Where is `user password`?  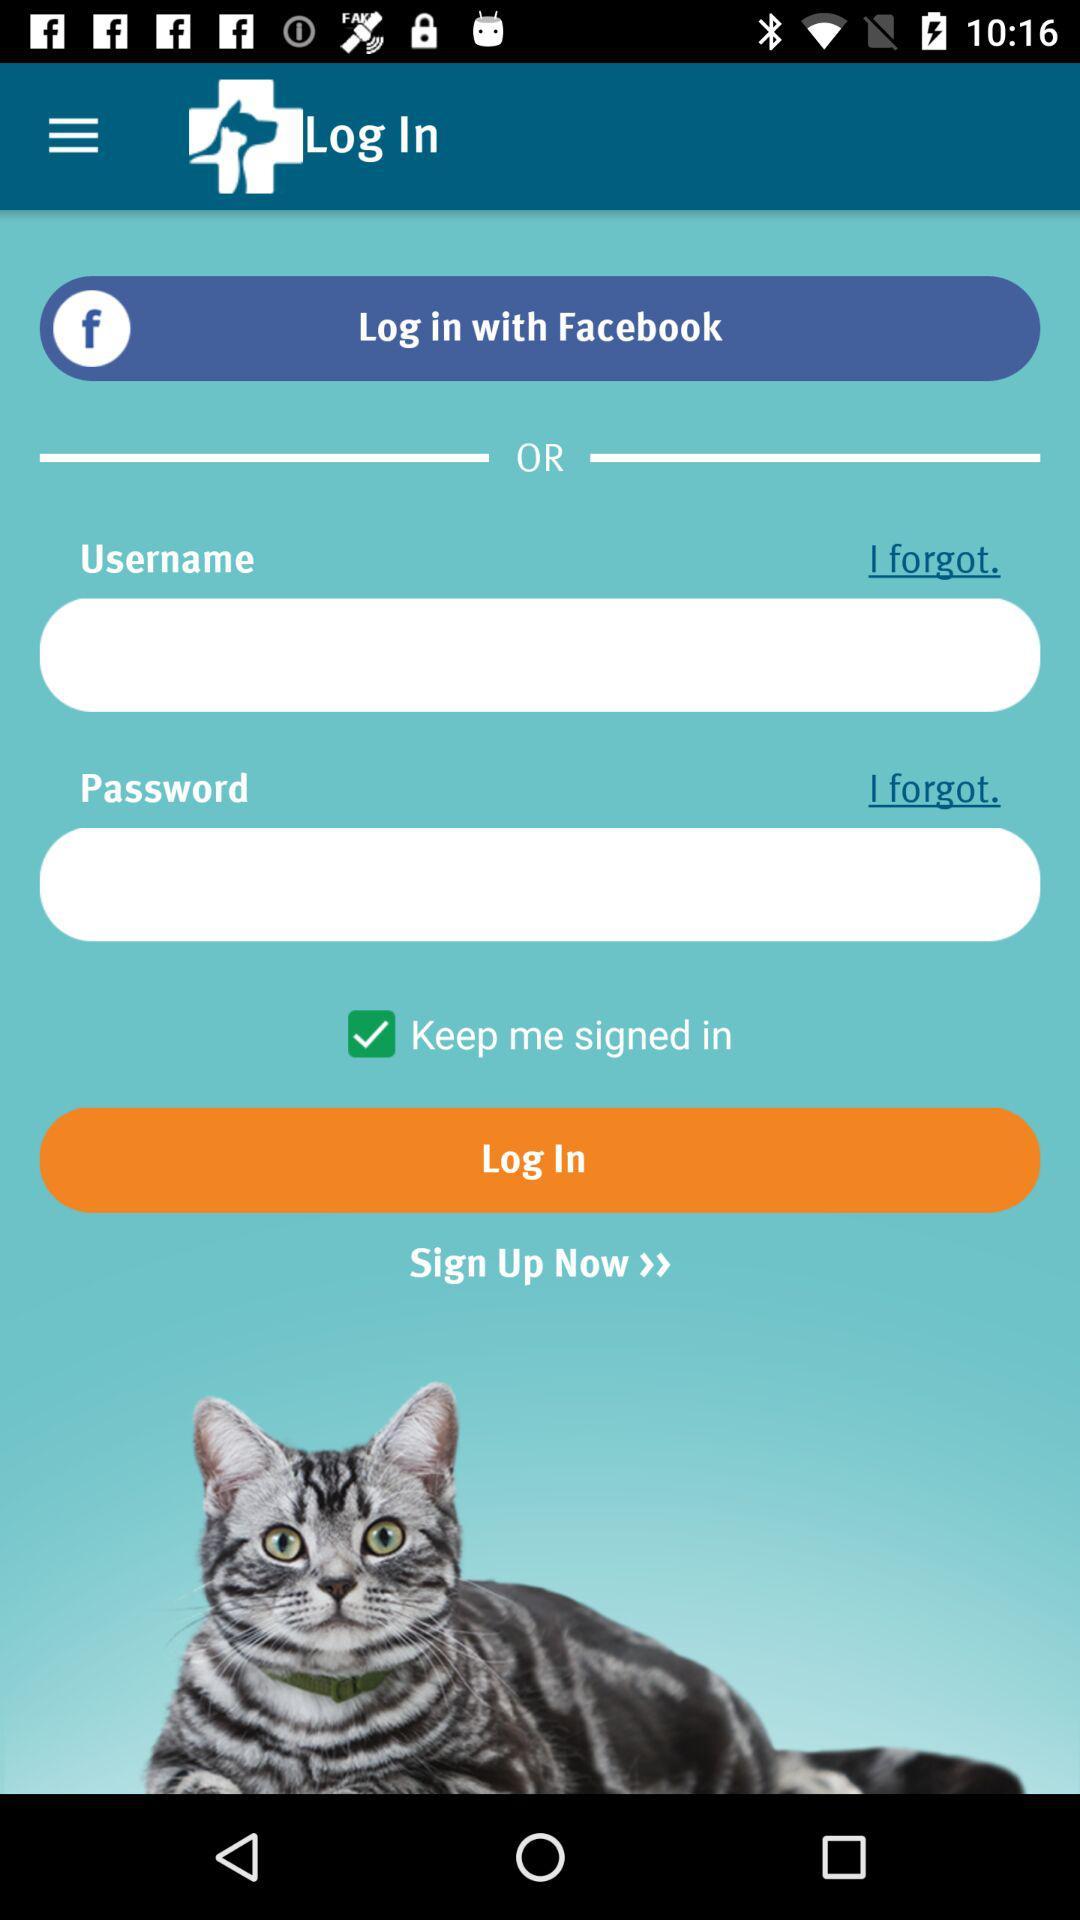 user password is located at coordinates (540, 883).